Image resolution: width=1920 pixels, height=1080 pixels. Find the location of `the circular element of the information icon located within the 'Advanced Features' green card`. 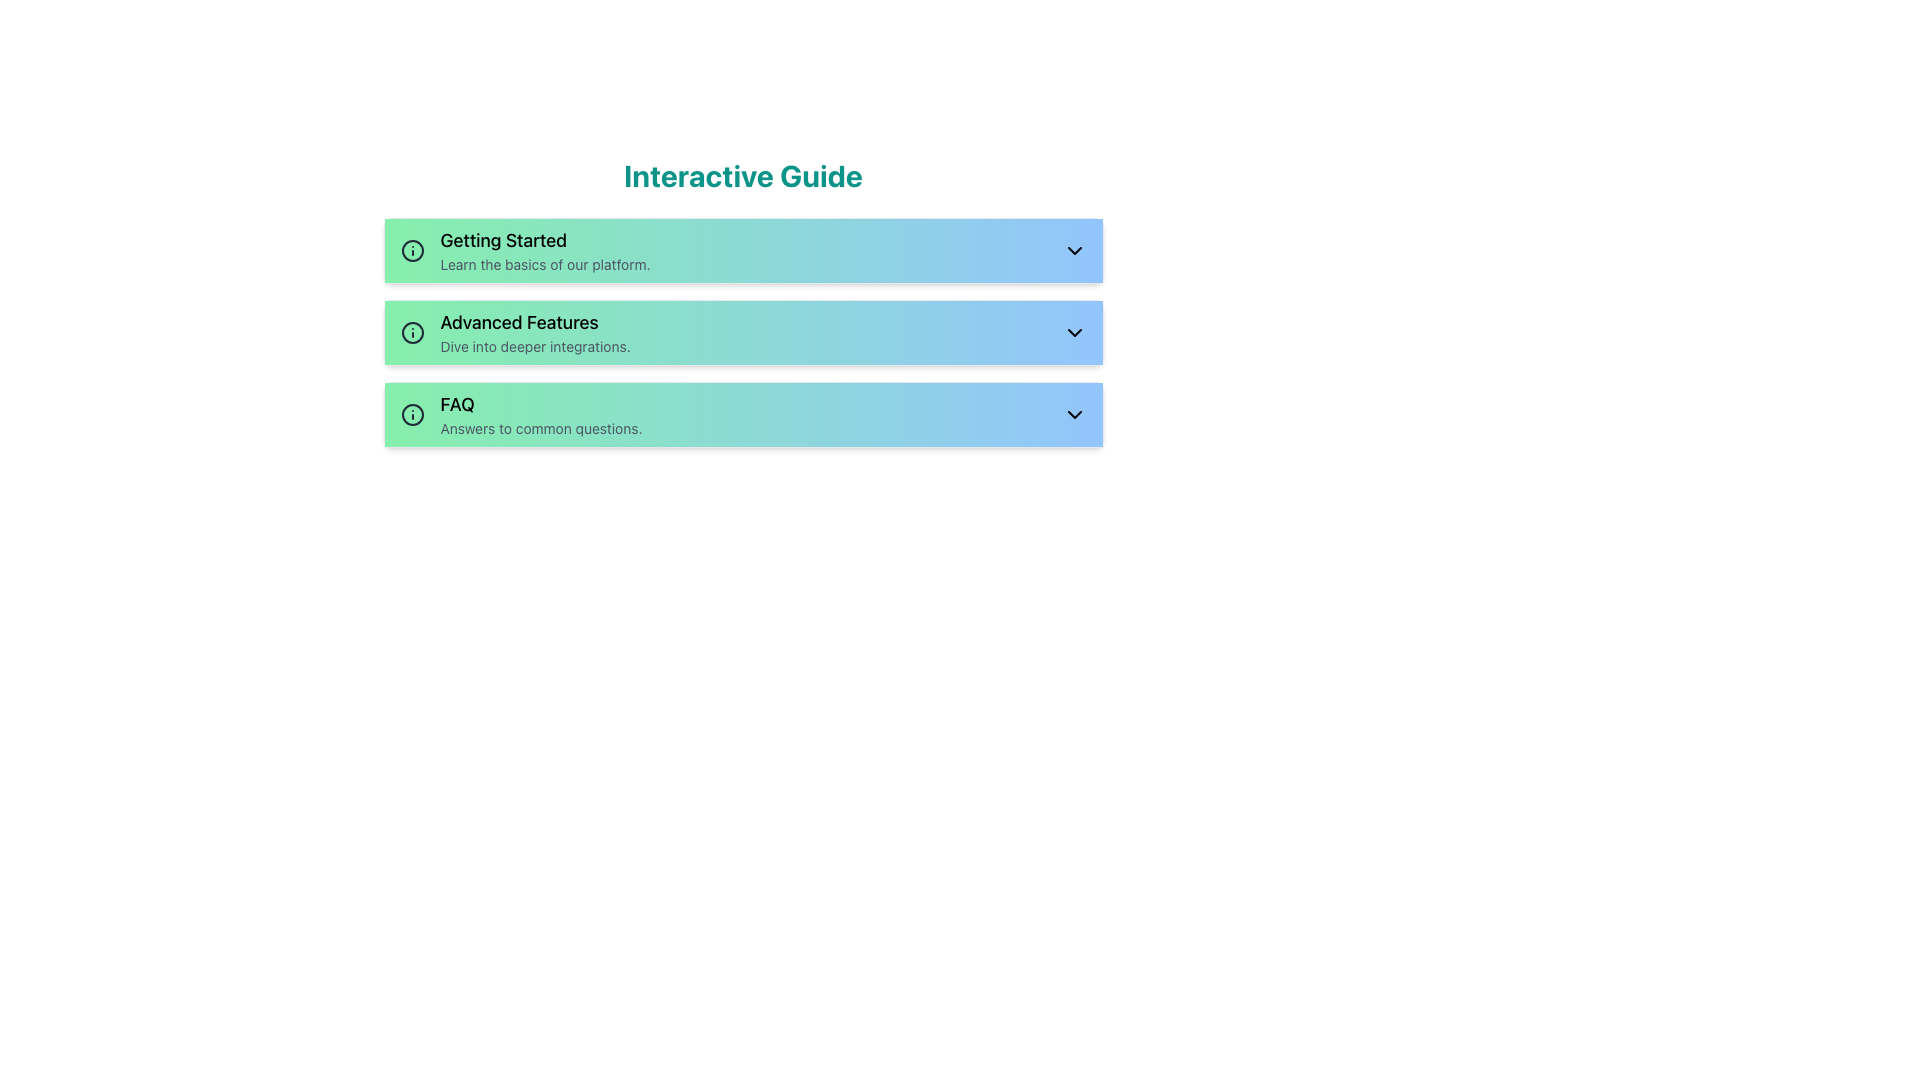

the circular element of the information icon located within the 'Advanced Features' green card is located at coordinates (411, 331).